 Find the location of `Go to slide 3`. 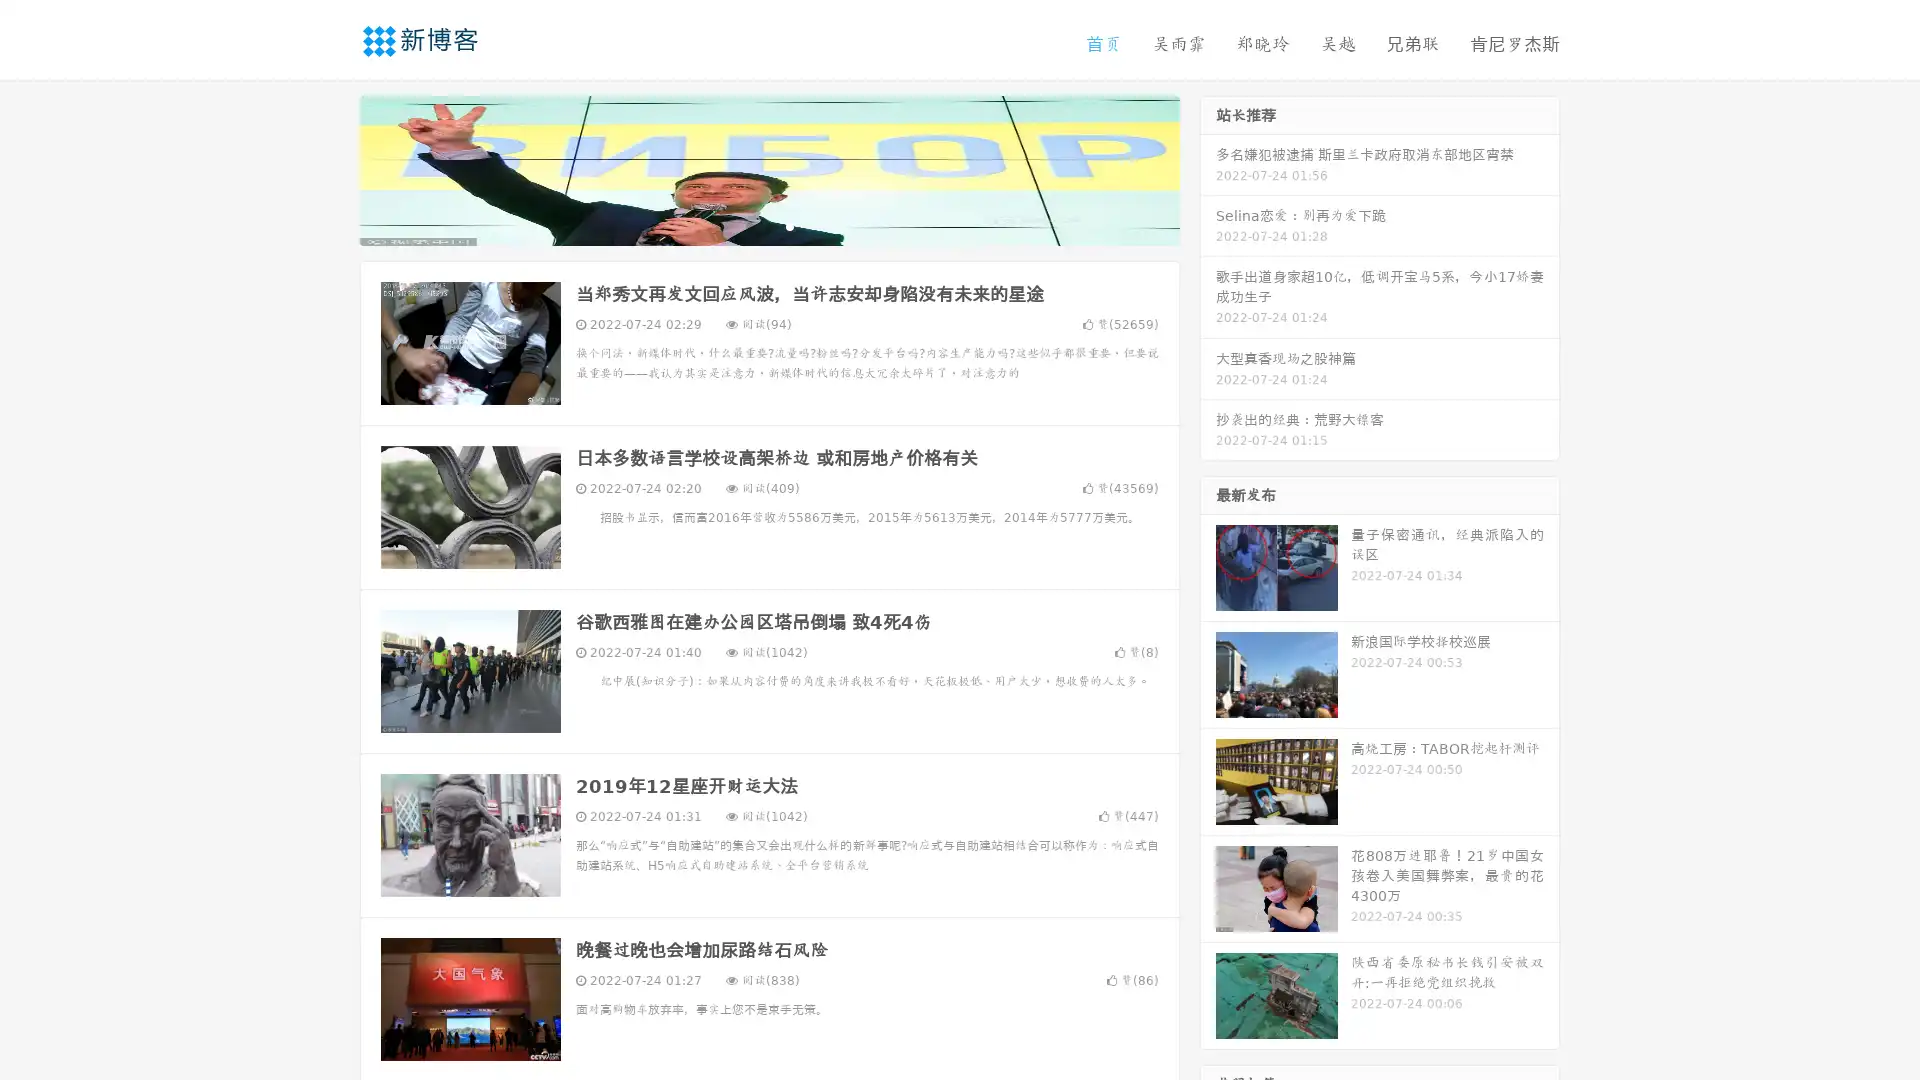

Go to slide 3 is located at coordinates (789, 225).